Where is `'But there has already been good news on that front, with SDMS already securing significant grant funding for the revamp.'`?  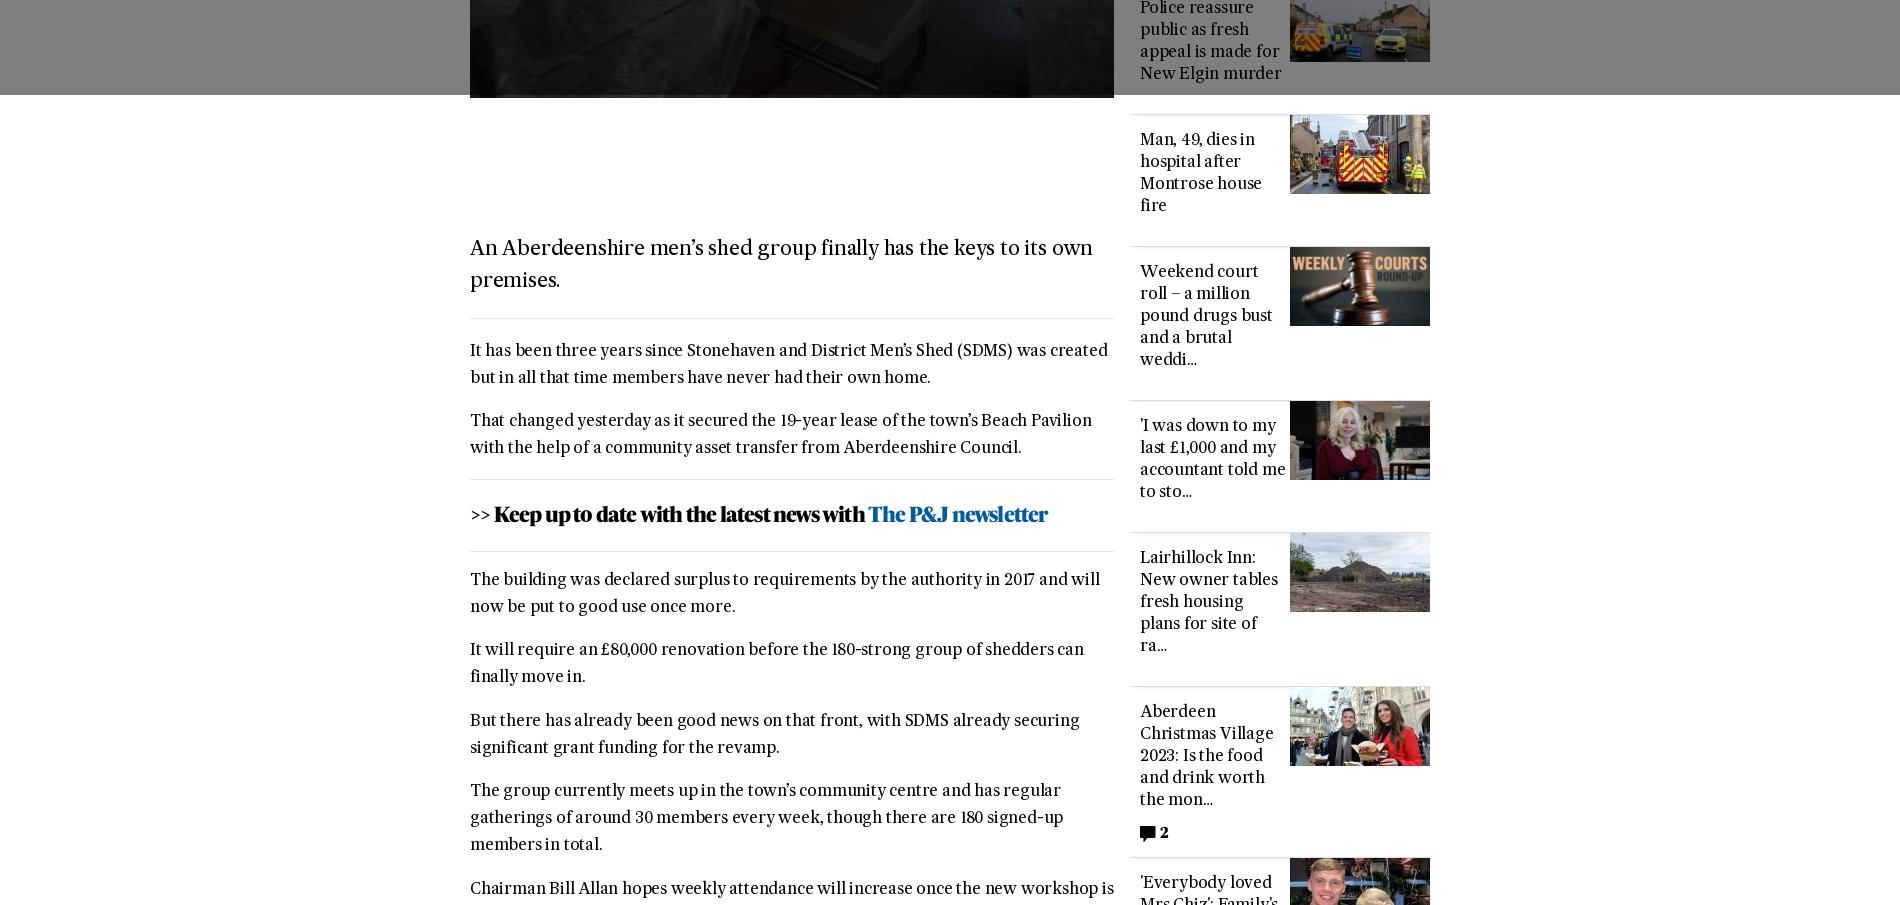
'But there has already been good news on that front, with SDMS already securing significant grant funding for the revamp.' is located at coordinates (773, 733).